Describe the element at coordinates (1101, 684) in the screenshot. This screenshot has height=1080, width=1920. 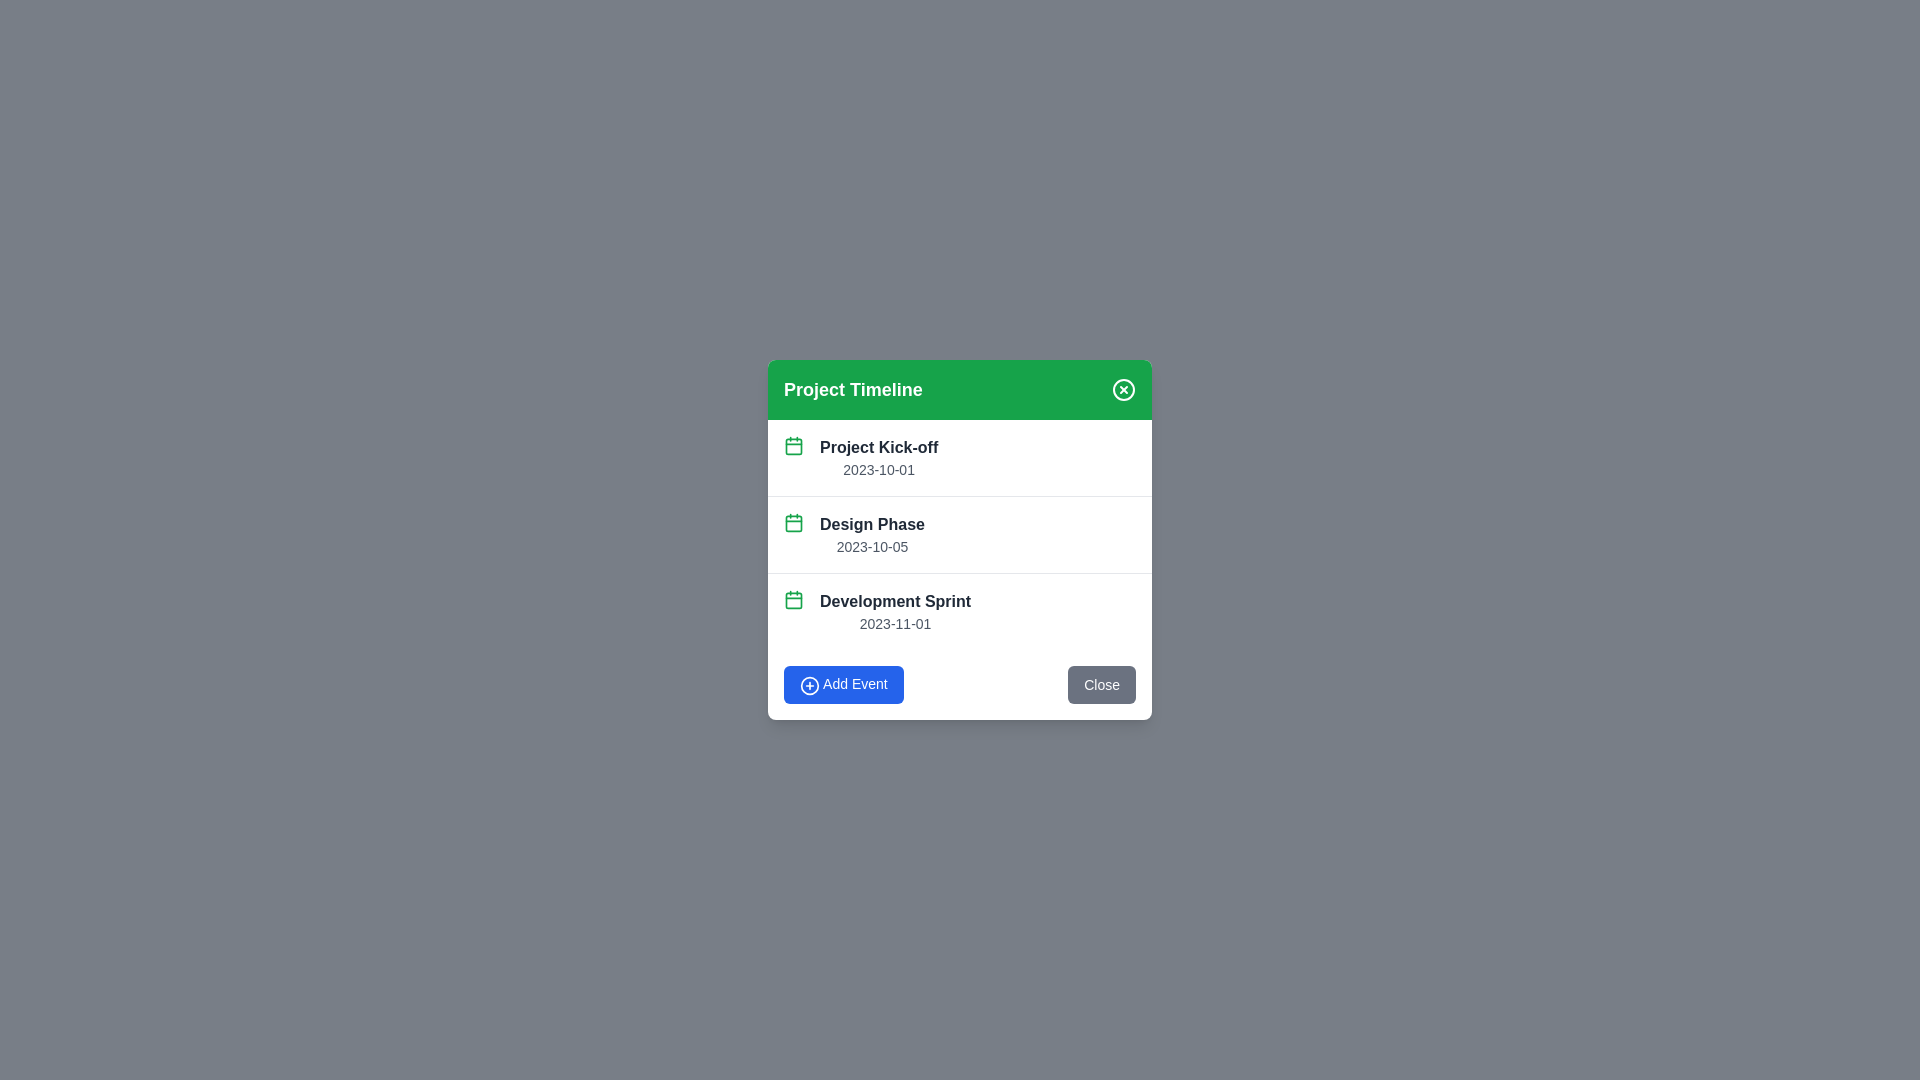
I see `the close button to dismiss the dialog` at that location.